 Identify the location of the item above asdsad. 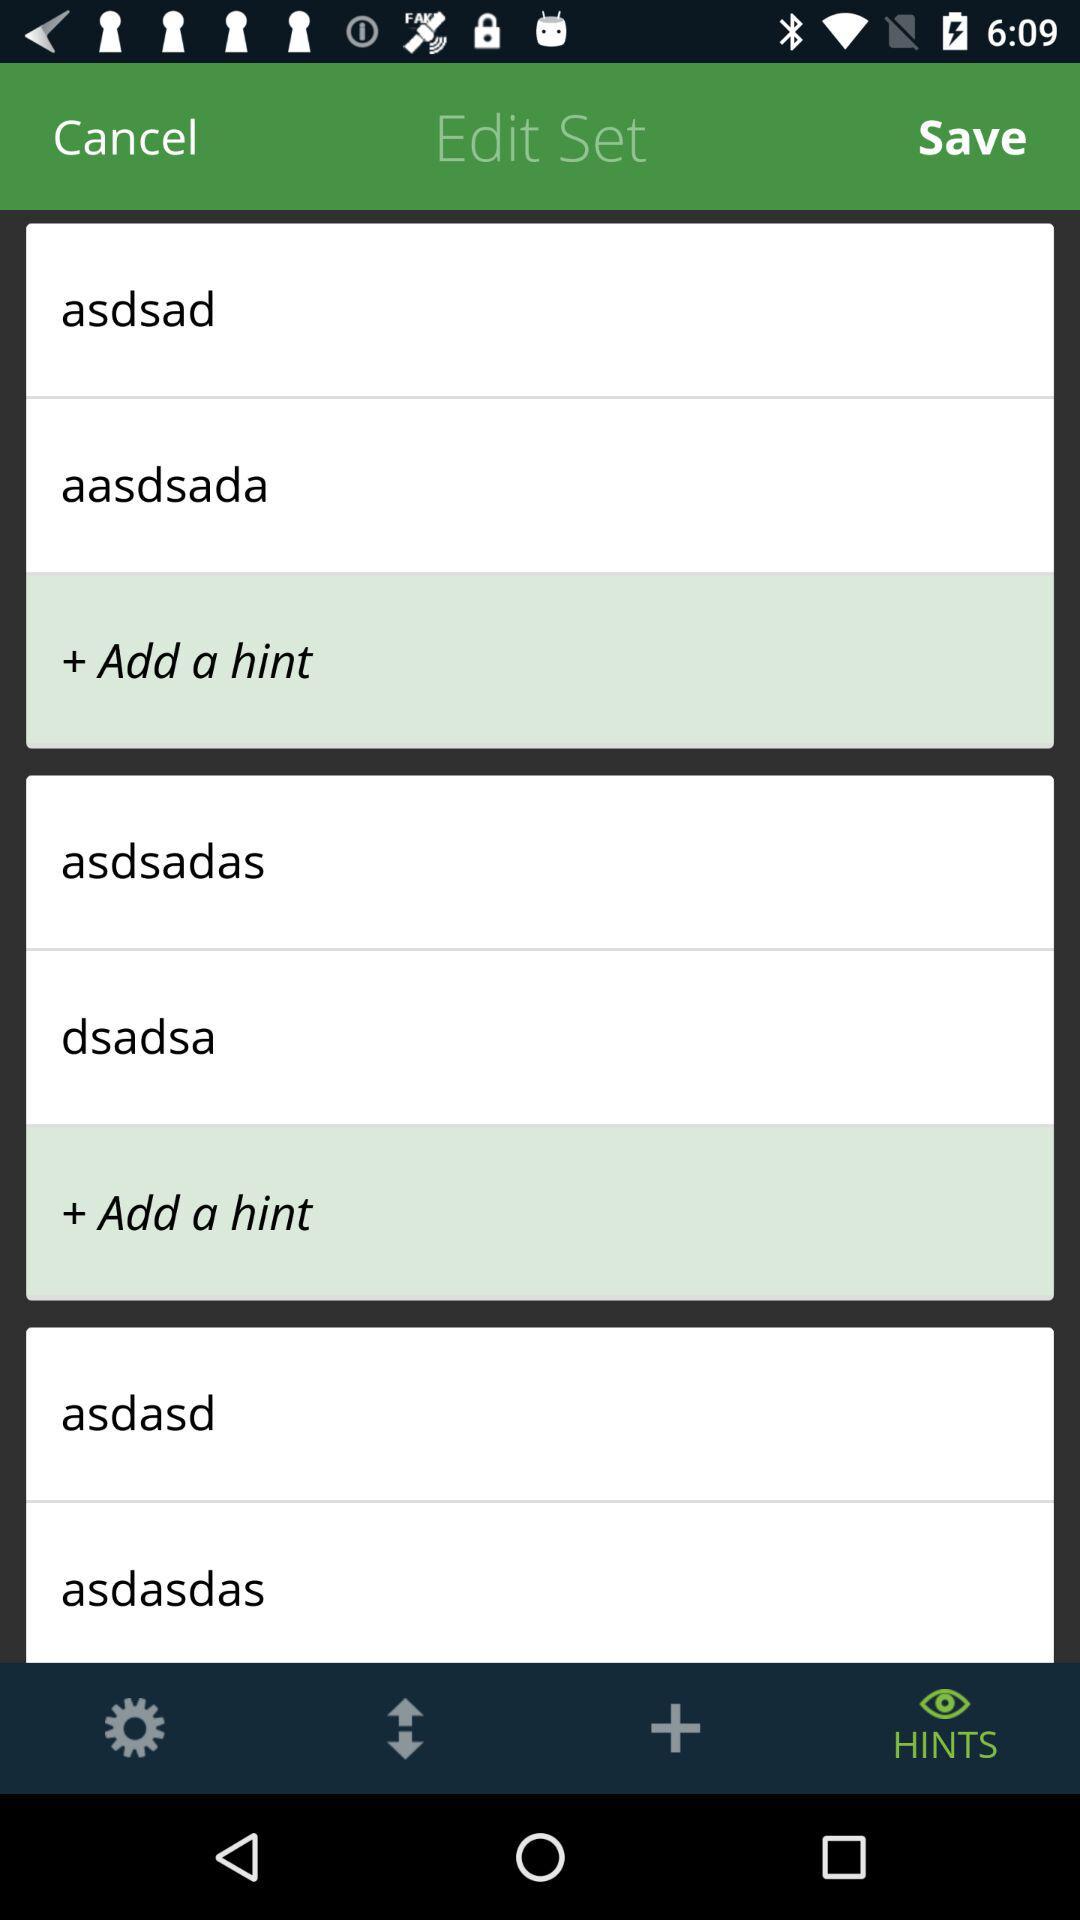
(971, 135).